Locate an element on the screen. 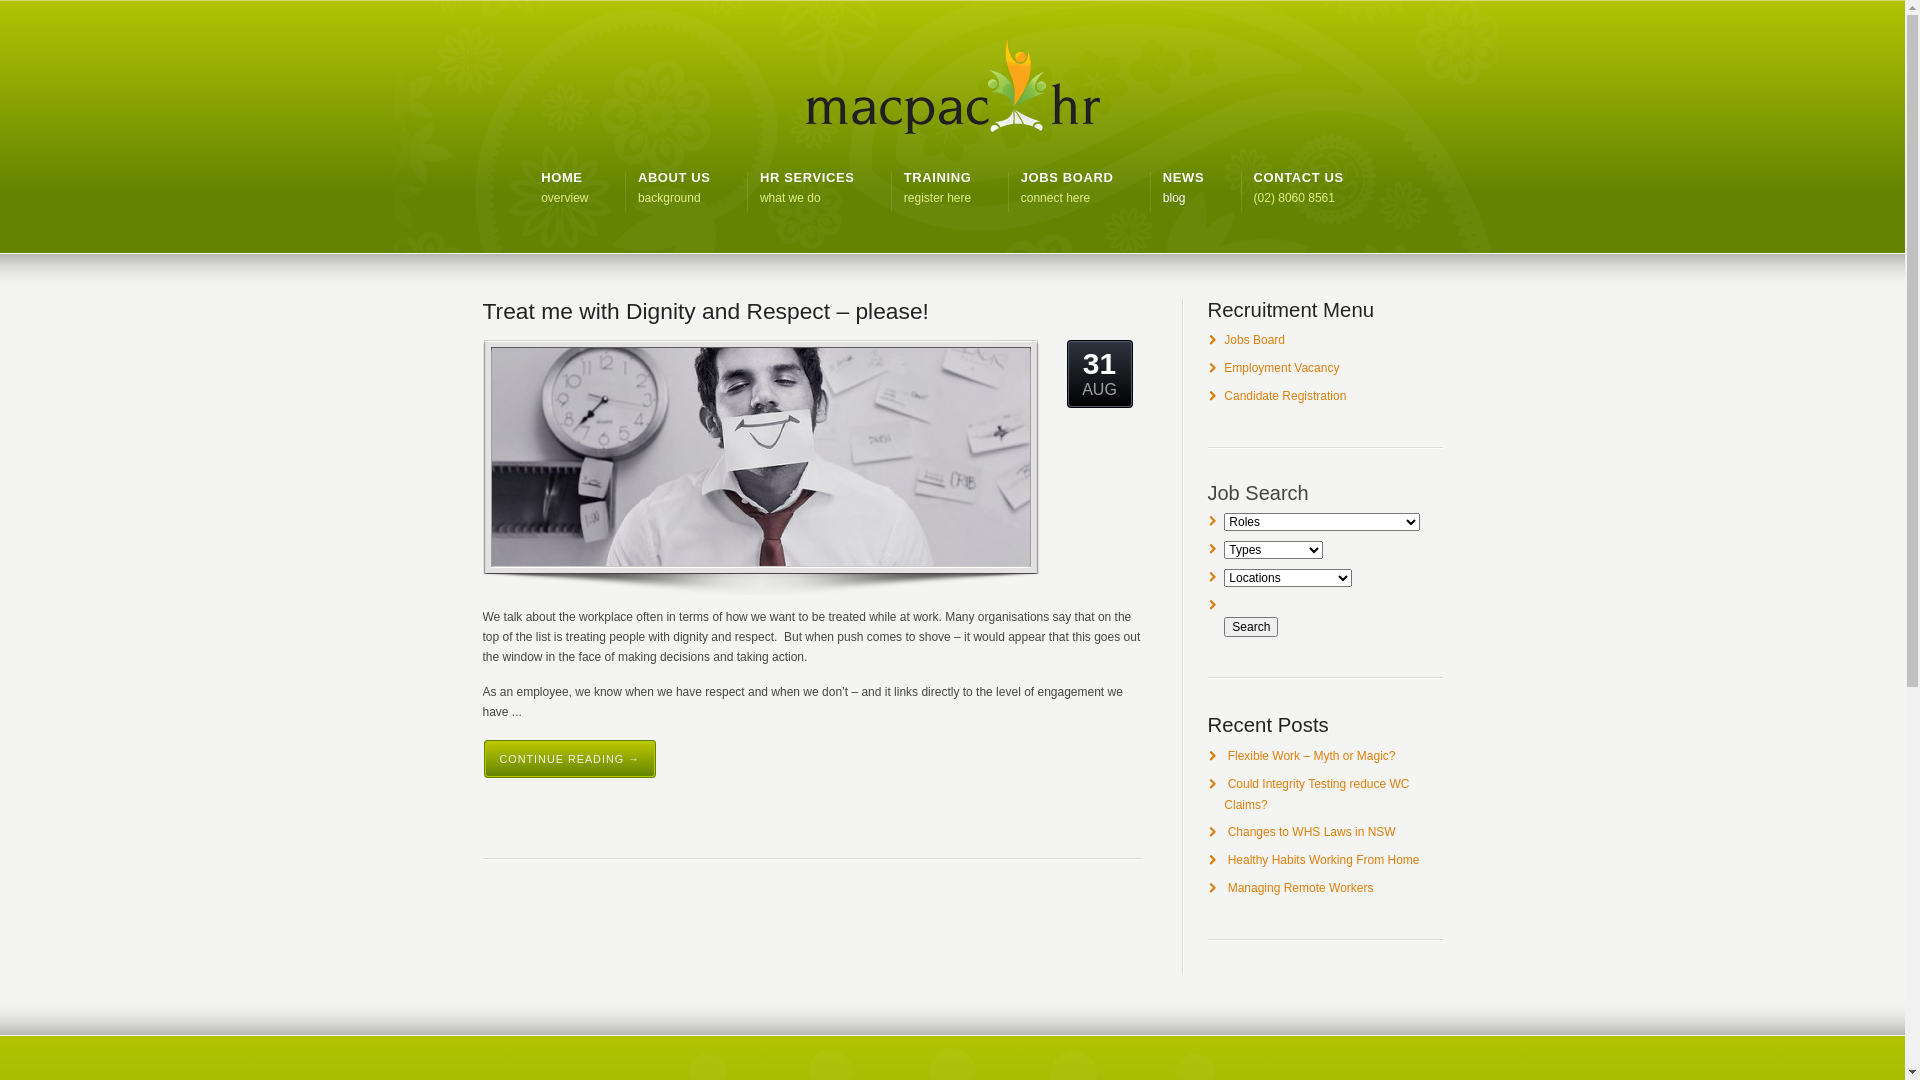 This screenshot has width=1920, height=1080. 'Managing Remote Workers' is located at coordinates (1300, 886).